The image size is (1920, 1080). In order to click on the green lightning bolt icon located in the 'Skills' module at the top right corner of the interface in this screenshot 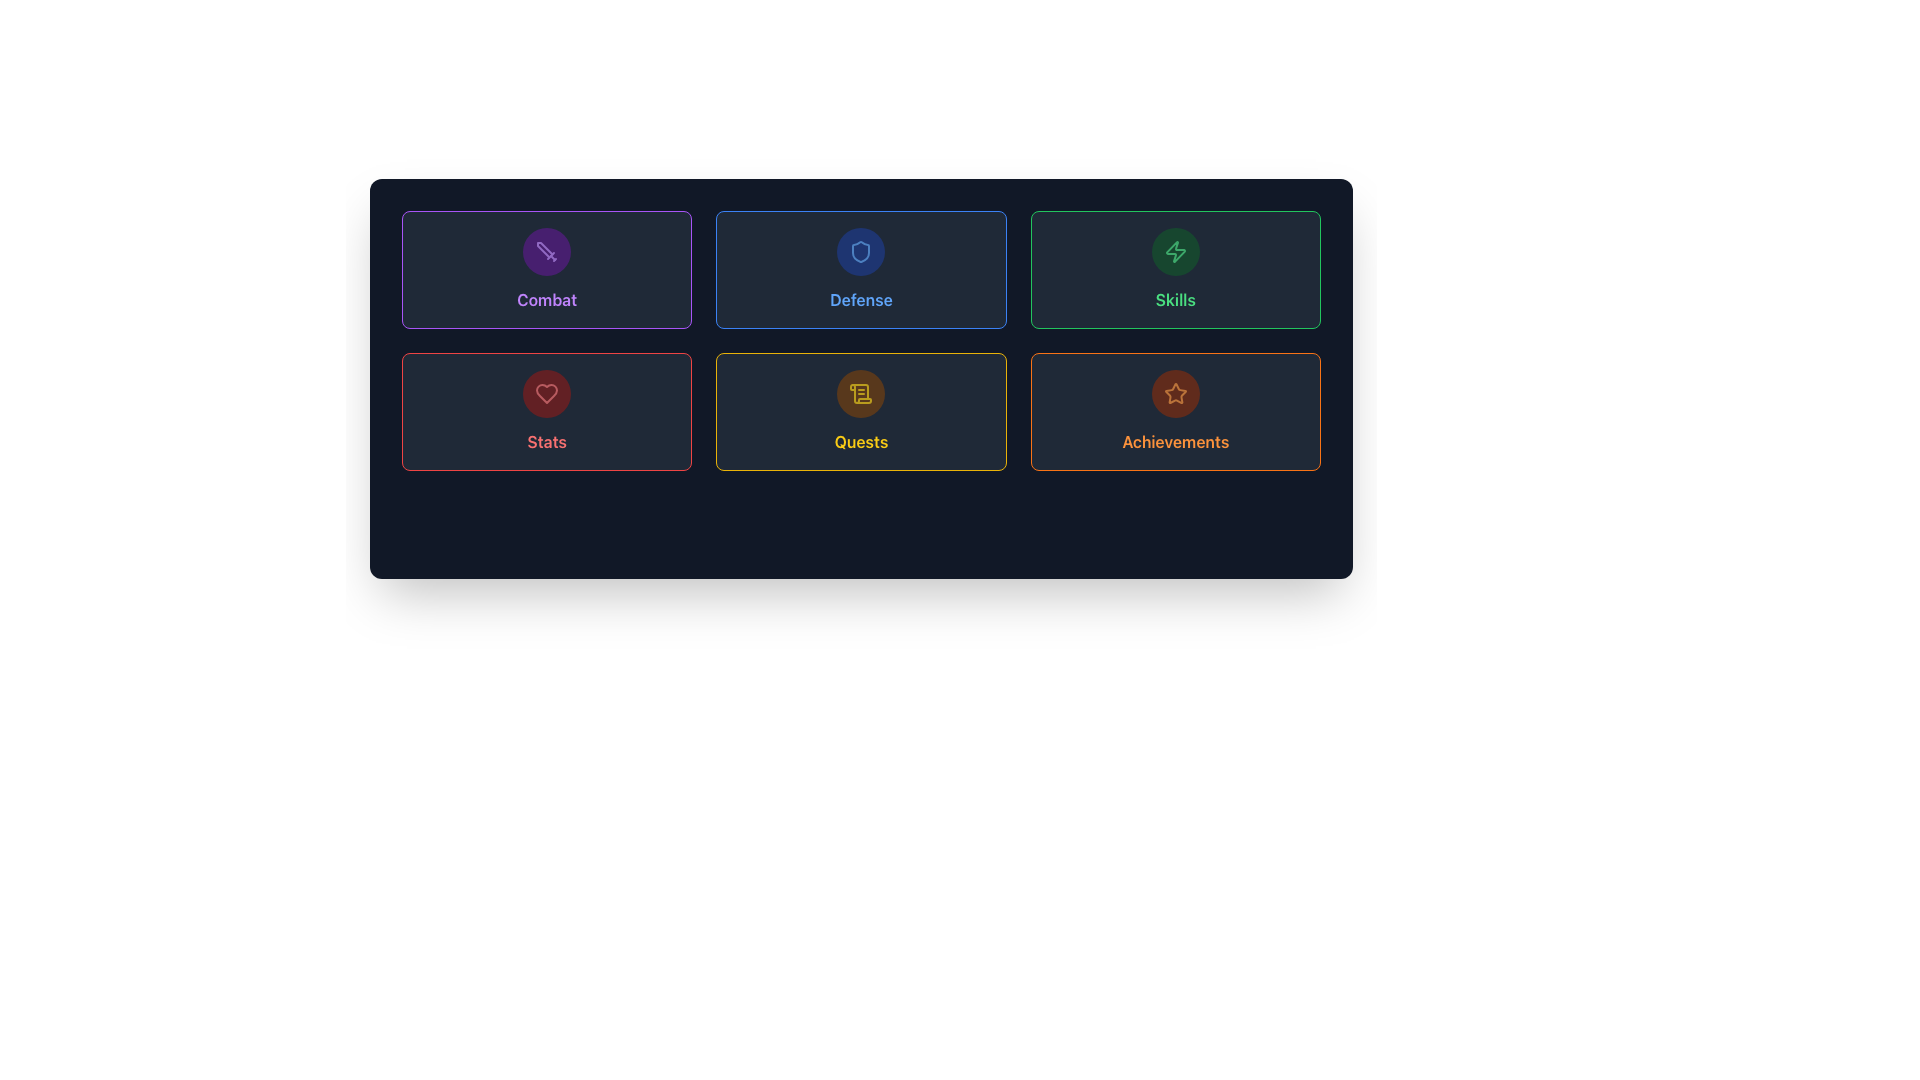, I will do `click(1175, 250)`.